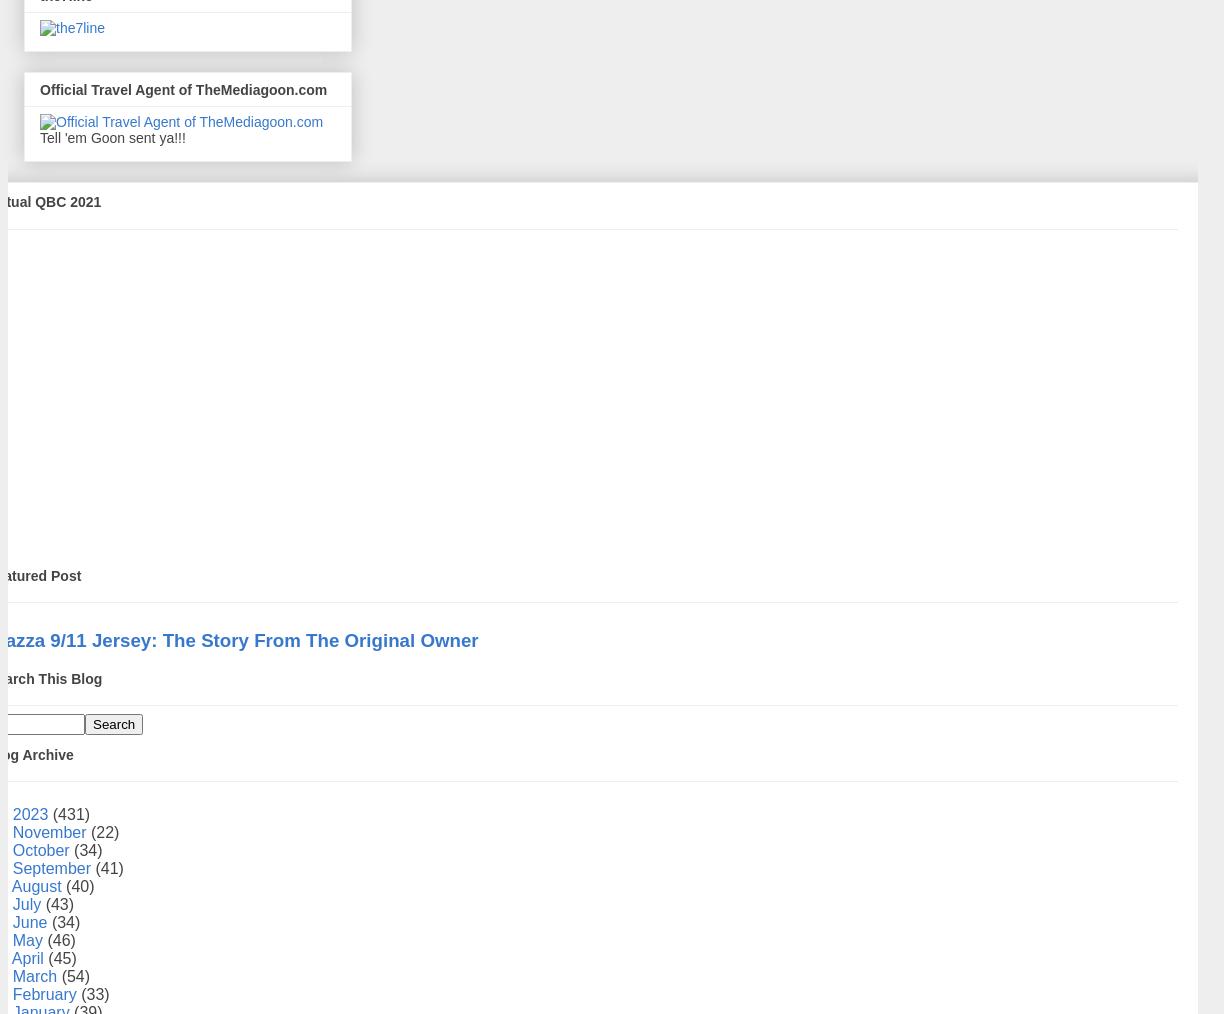 This screenshot has height=1014, width=1224. I want to click on '(46)', so click(47, 939).